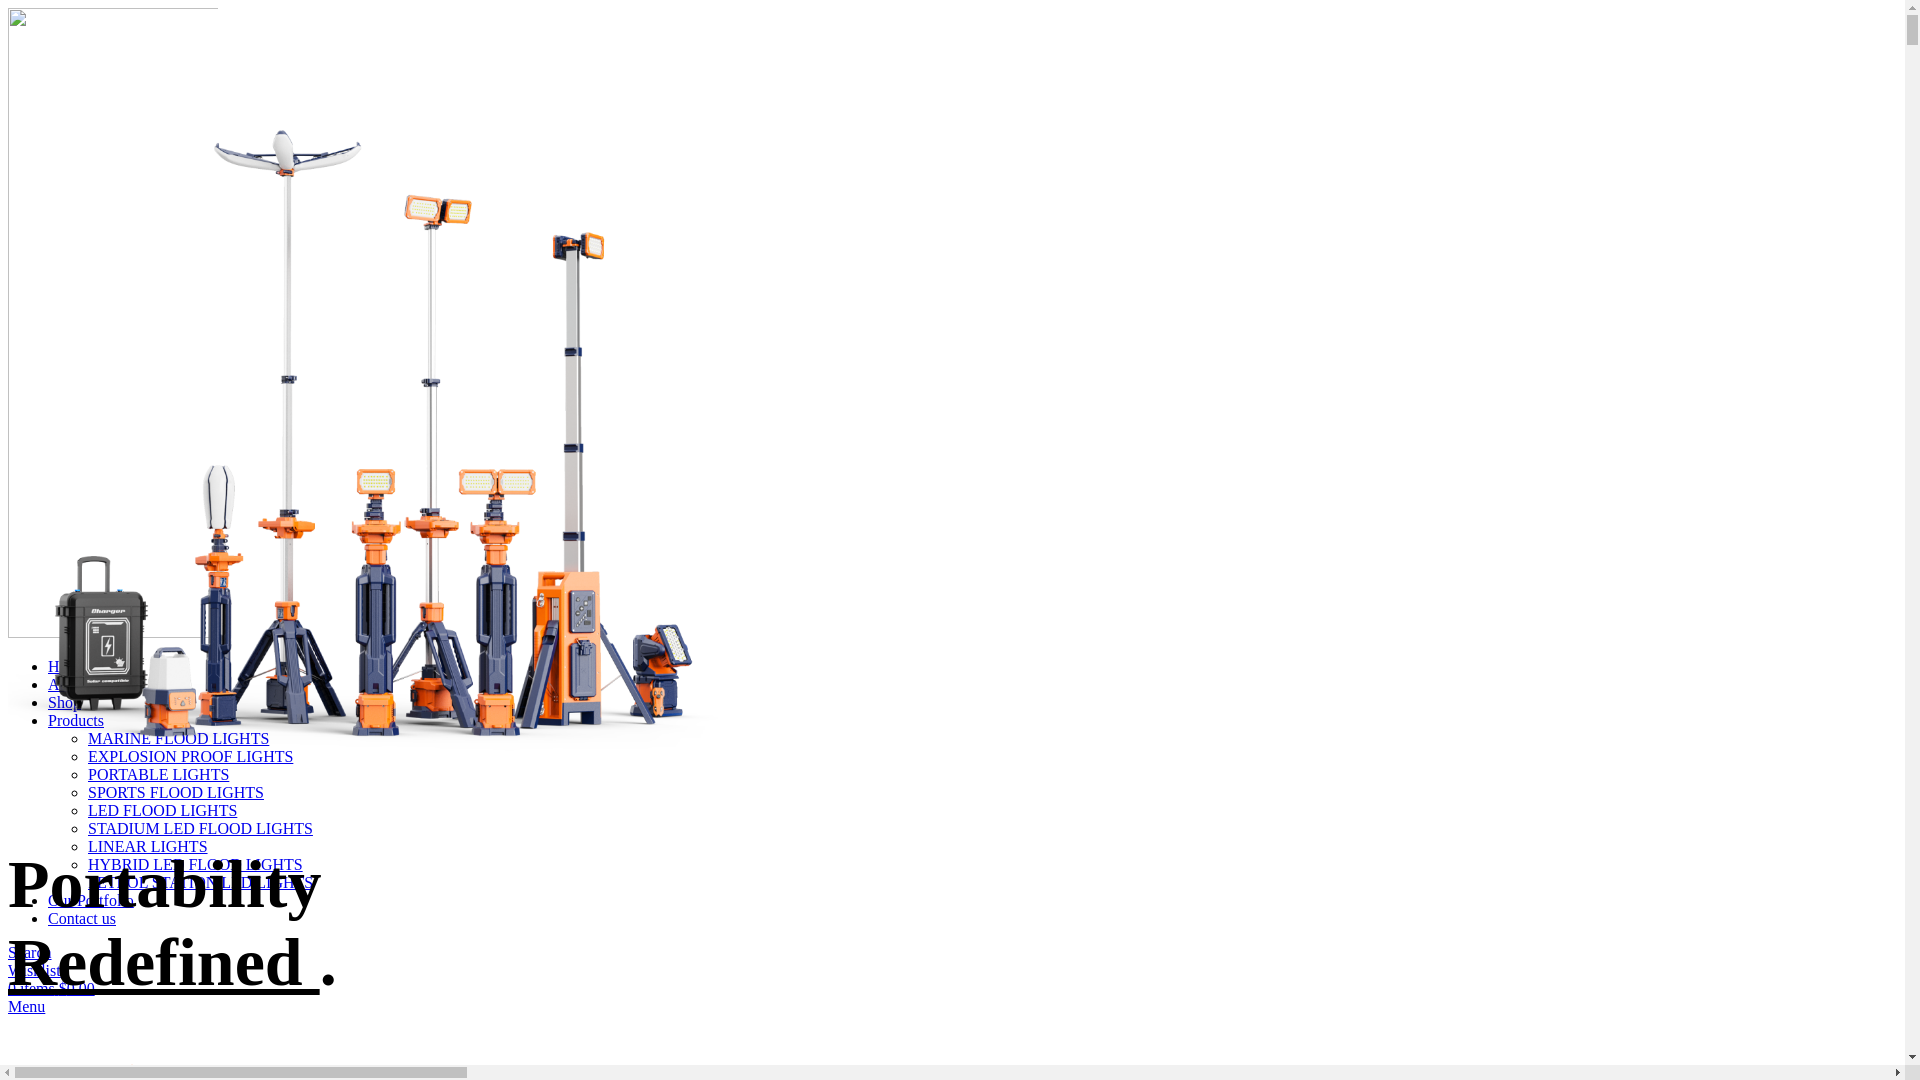 This screenshot has width=1920, height=1080. What do you see at coordinates (48, 918) in the screenshot?
I see `'Contact us'` at bounding box center [48, 918].